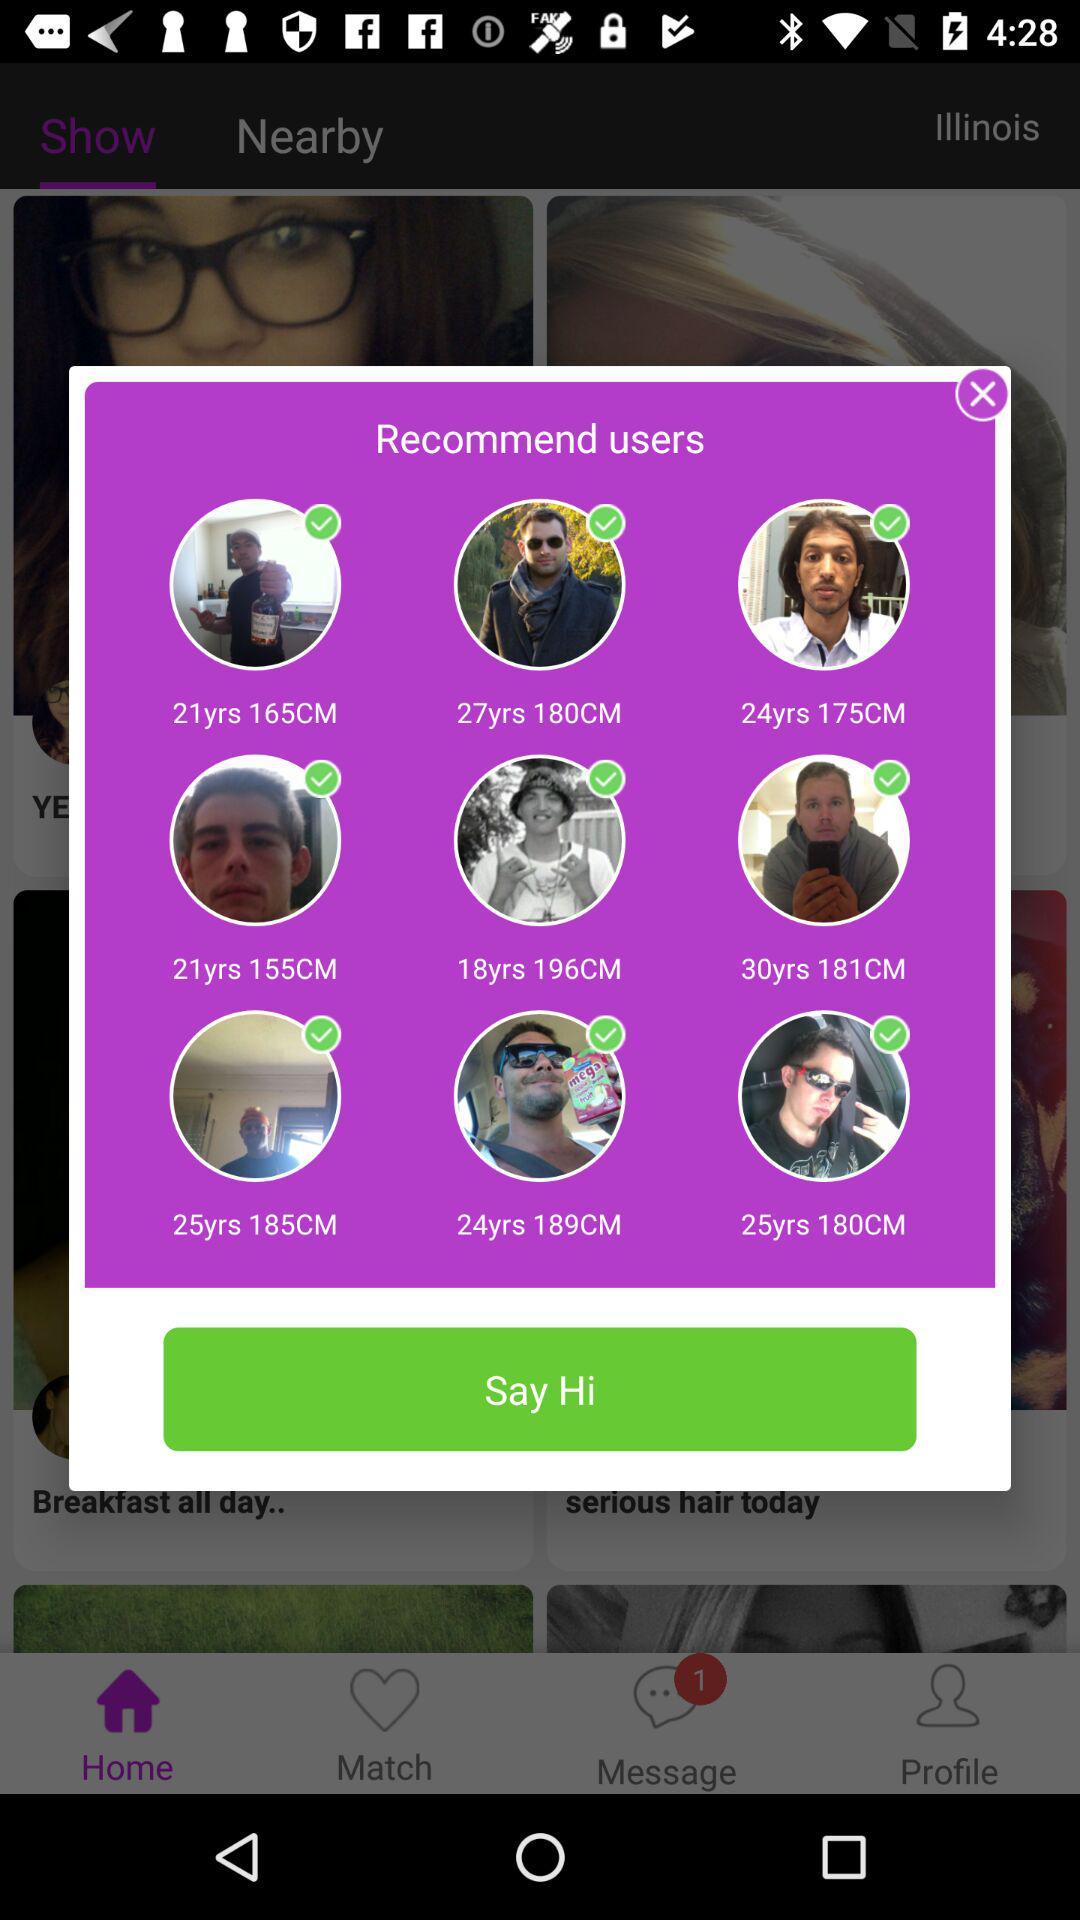  Describe the element at coordinates (604, 523) in the screenshot. I see `profile` at that location.